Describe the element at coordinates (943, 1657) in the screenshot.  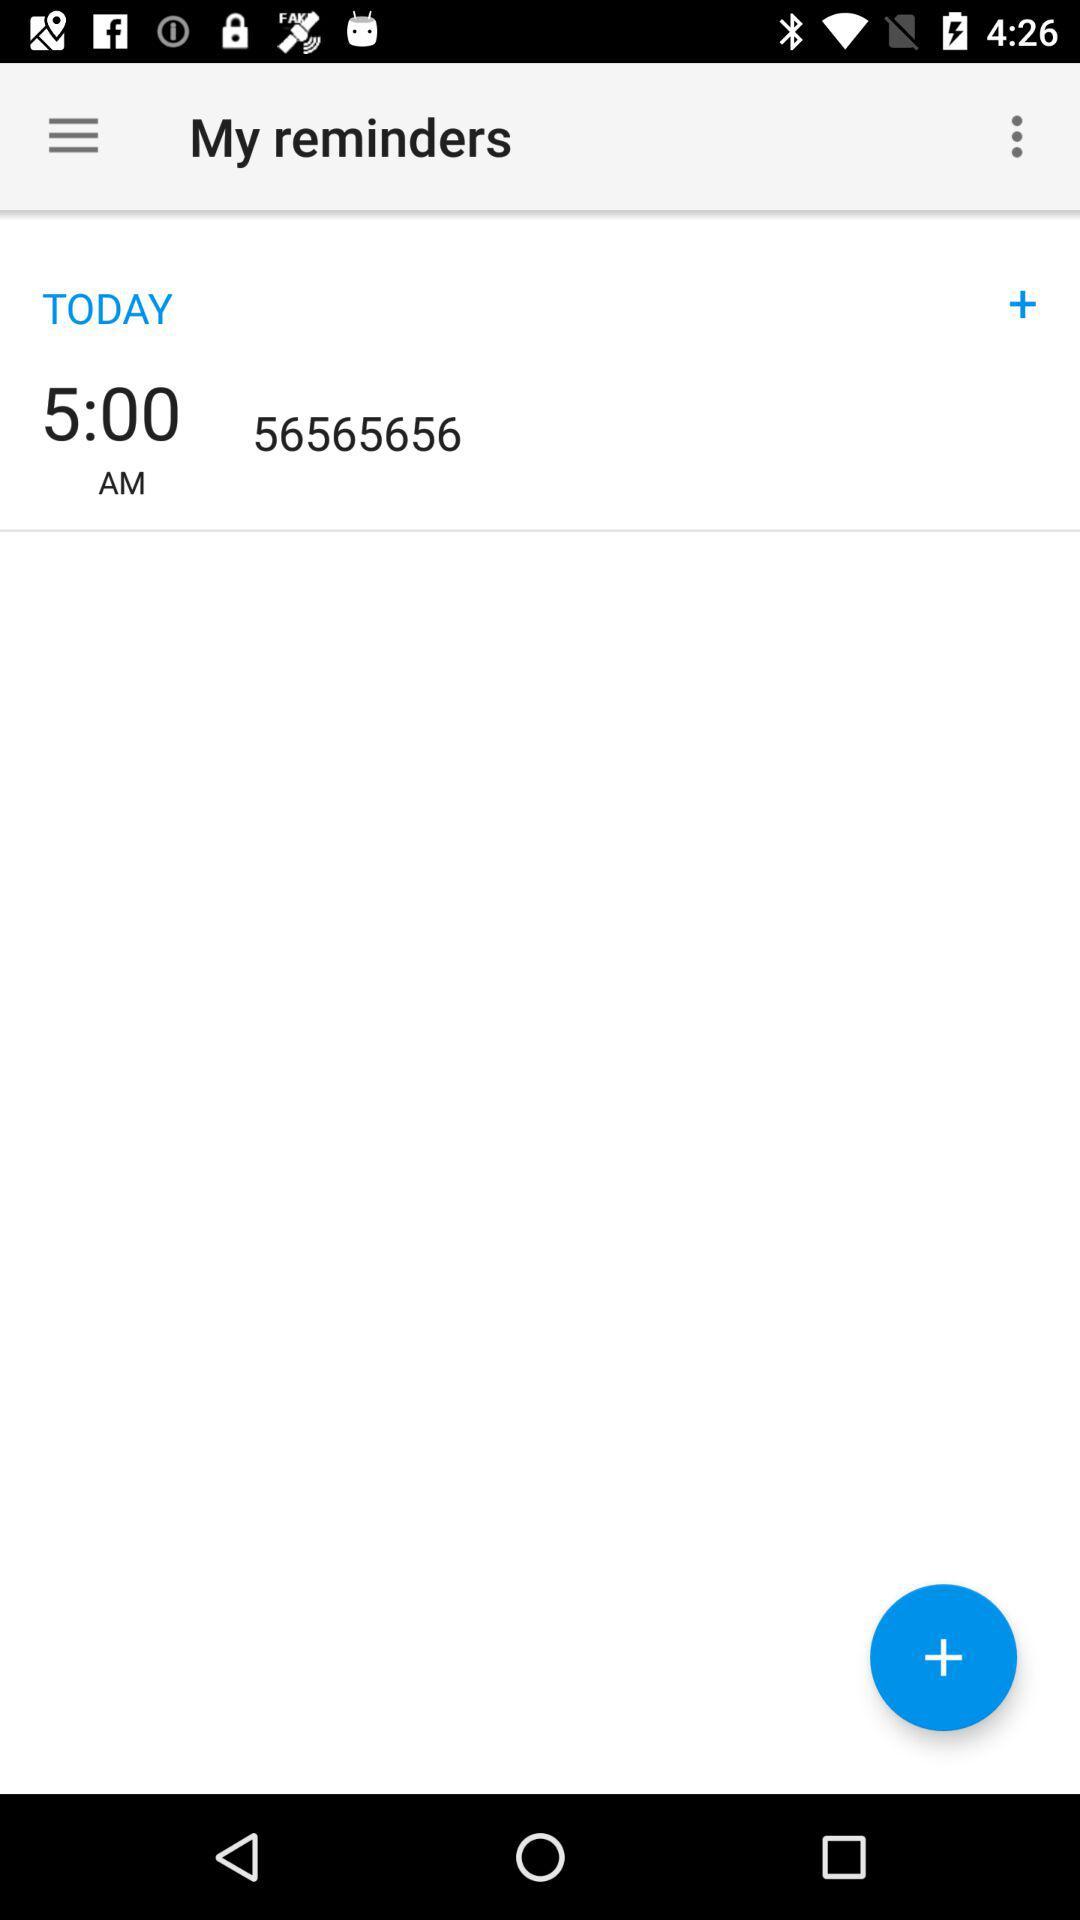
I see `icon below 56565656 item` at that location.